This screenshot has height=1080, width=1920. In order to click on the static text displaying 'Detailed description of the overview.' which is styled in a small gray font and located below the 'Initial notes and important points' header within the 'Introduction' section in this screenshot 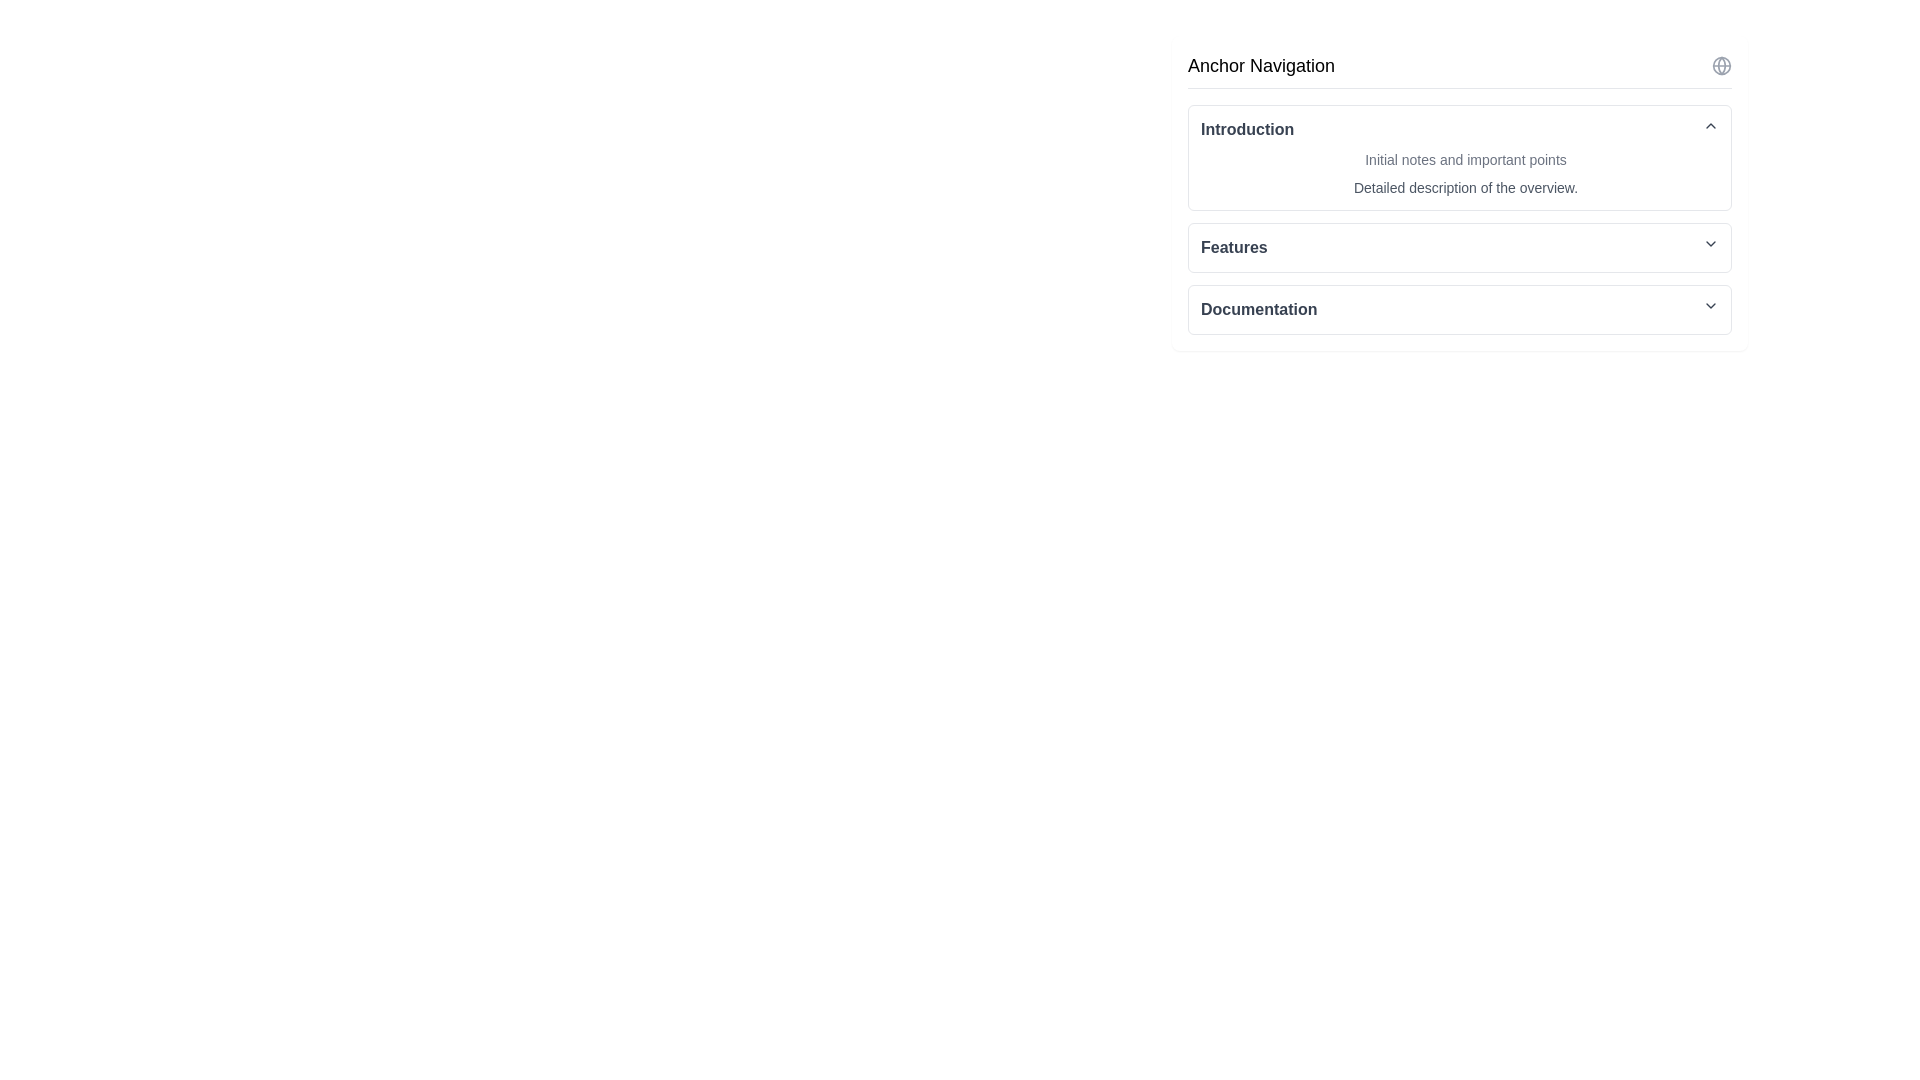, I will do `click(1465, 188)`.